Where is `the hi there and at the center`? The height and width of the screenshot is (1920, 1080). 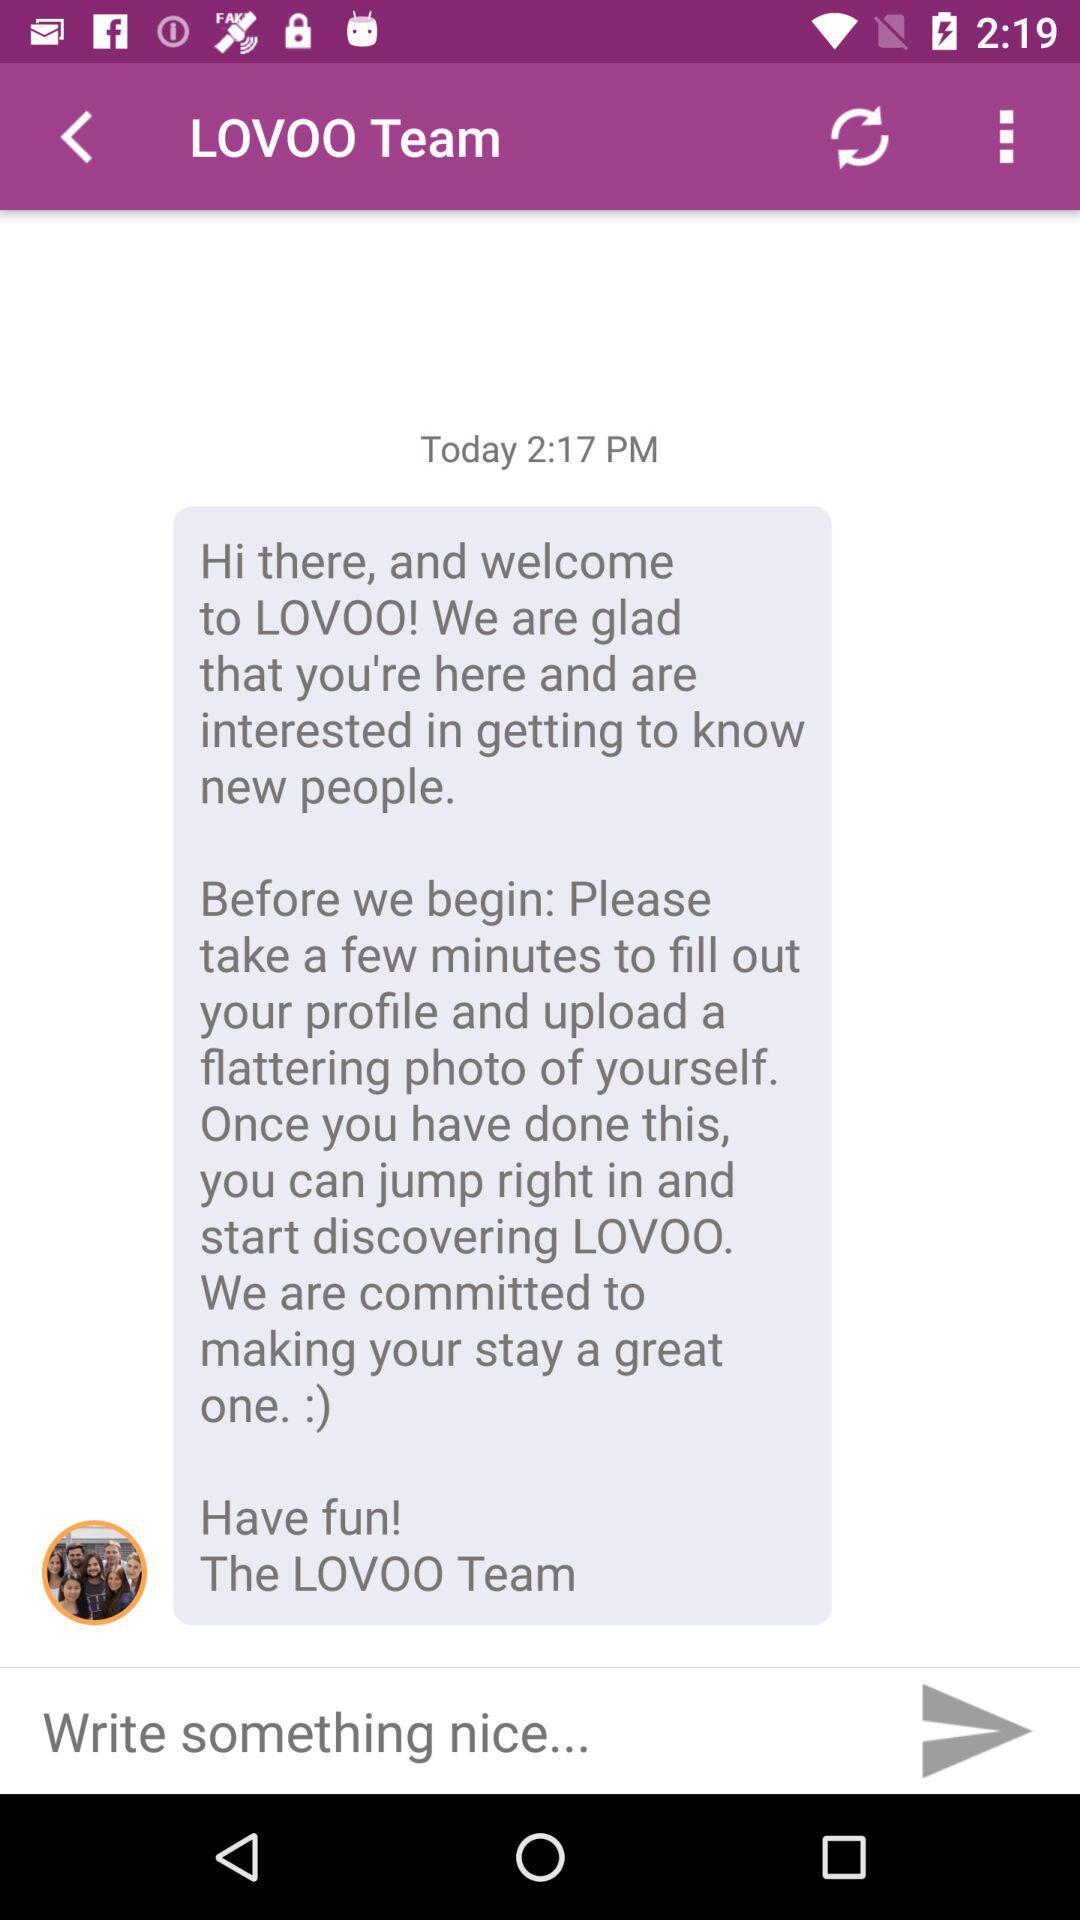 the hi there and at the center is located at coordinates (501, 1064).